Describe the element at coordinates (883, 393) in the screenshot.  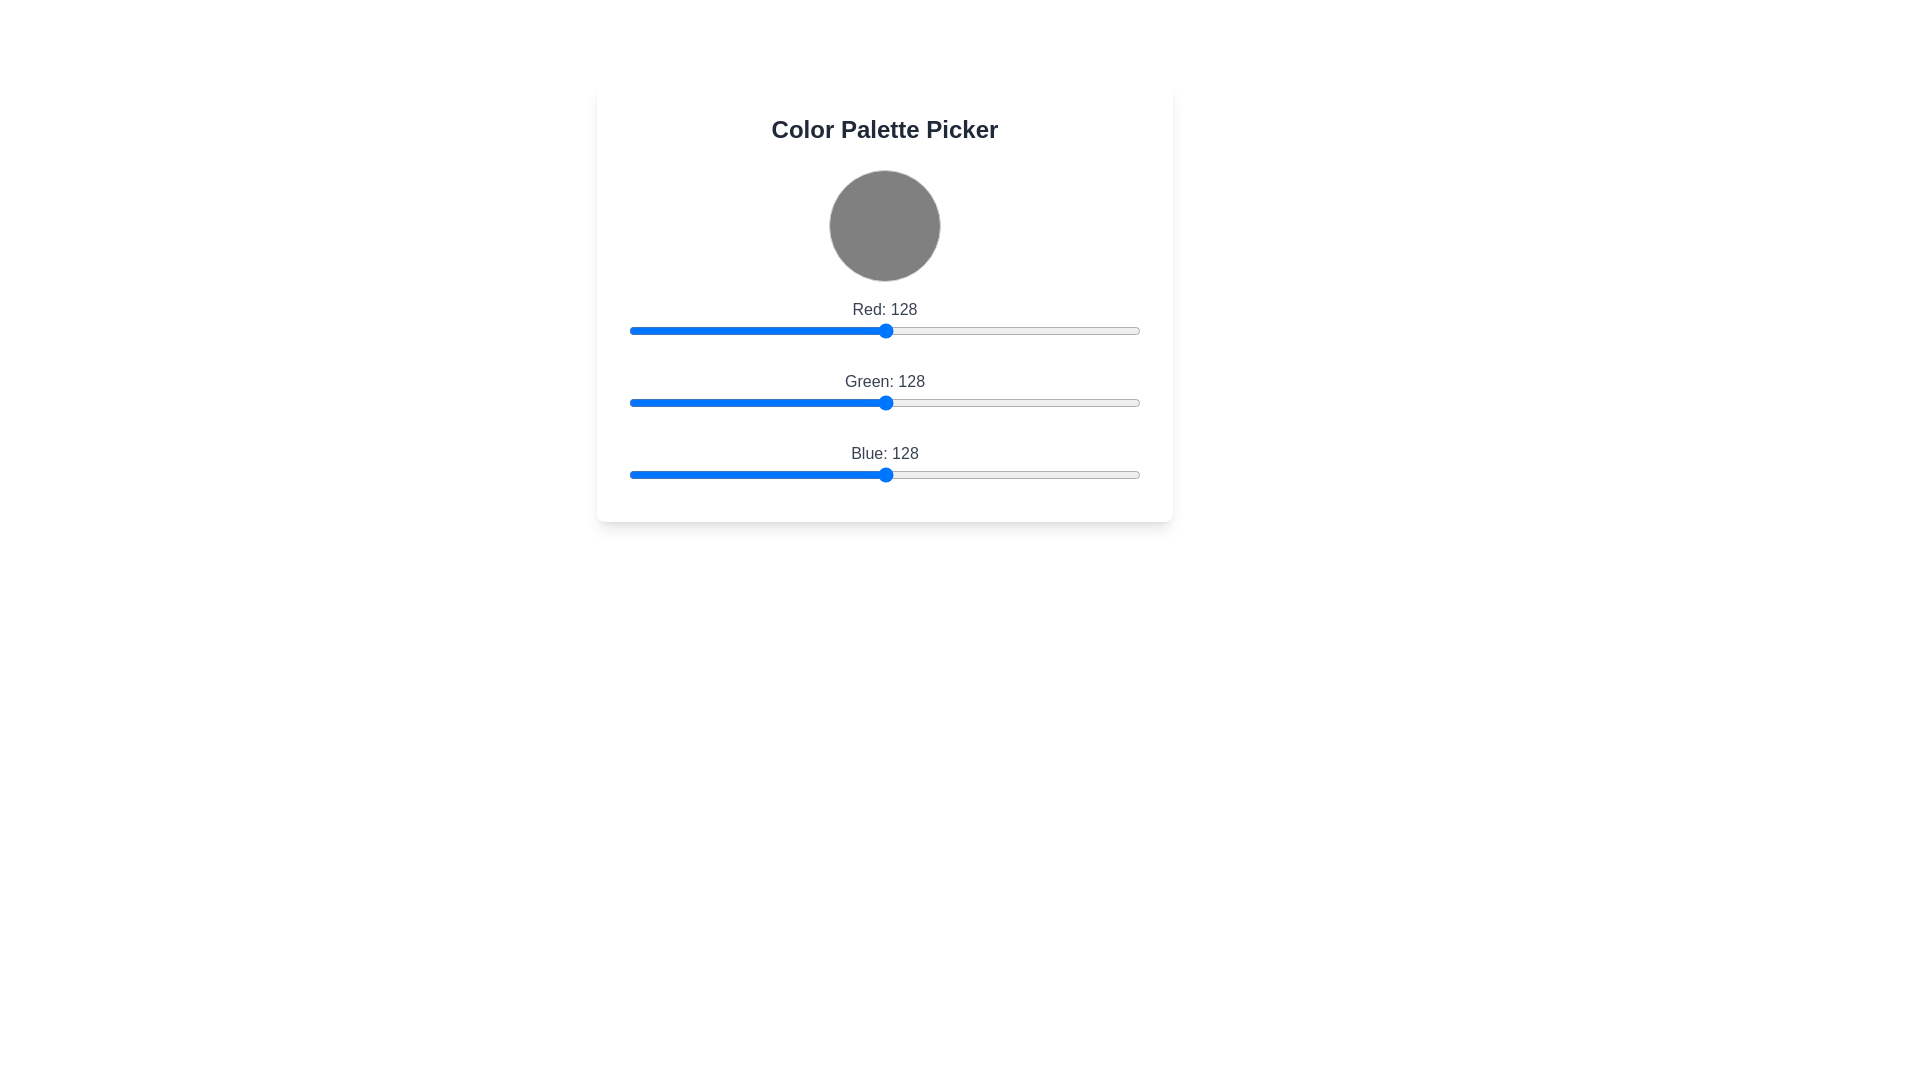
I see `the blue handle of the 'Green: 128' range slider` at that location.